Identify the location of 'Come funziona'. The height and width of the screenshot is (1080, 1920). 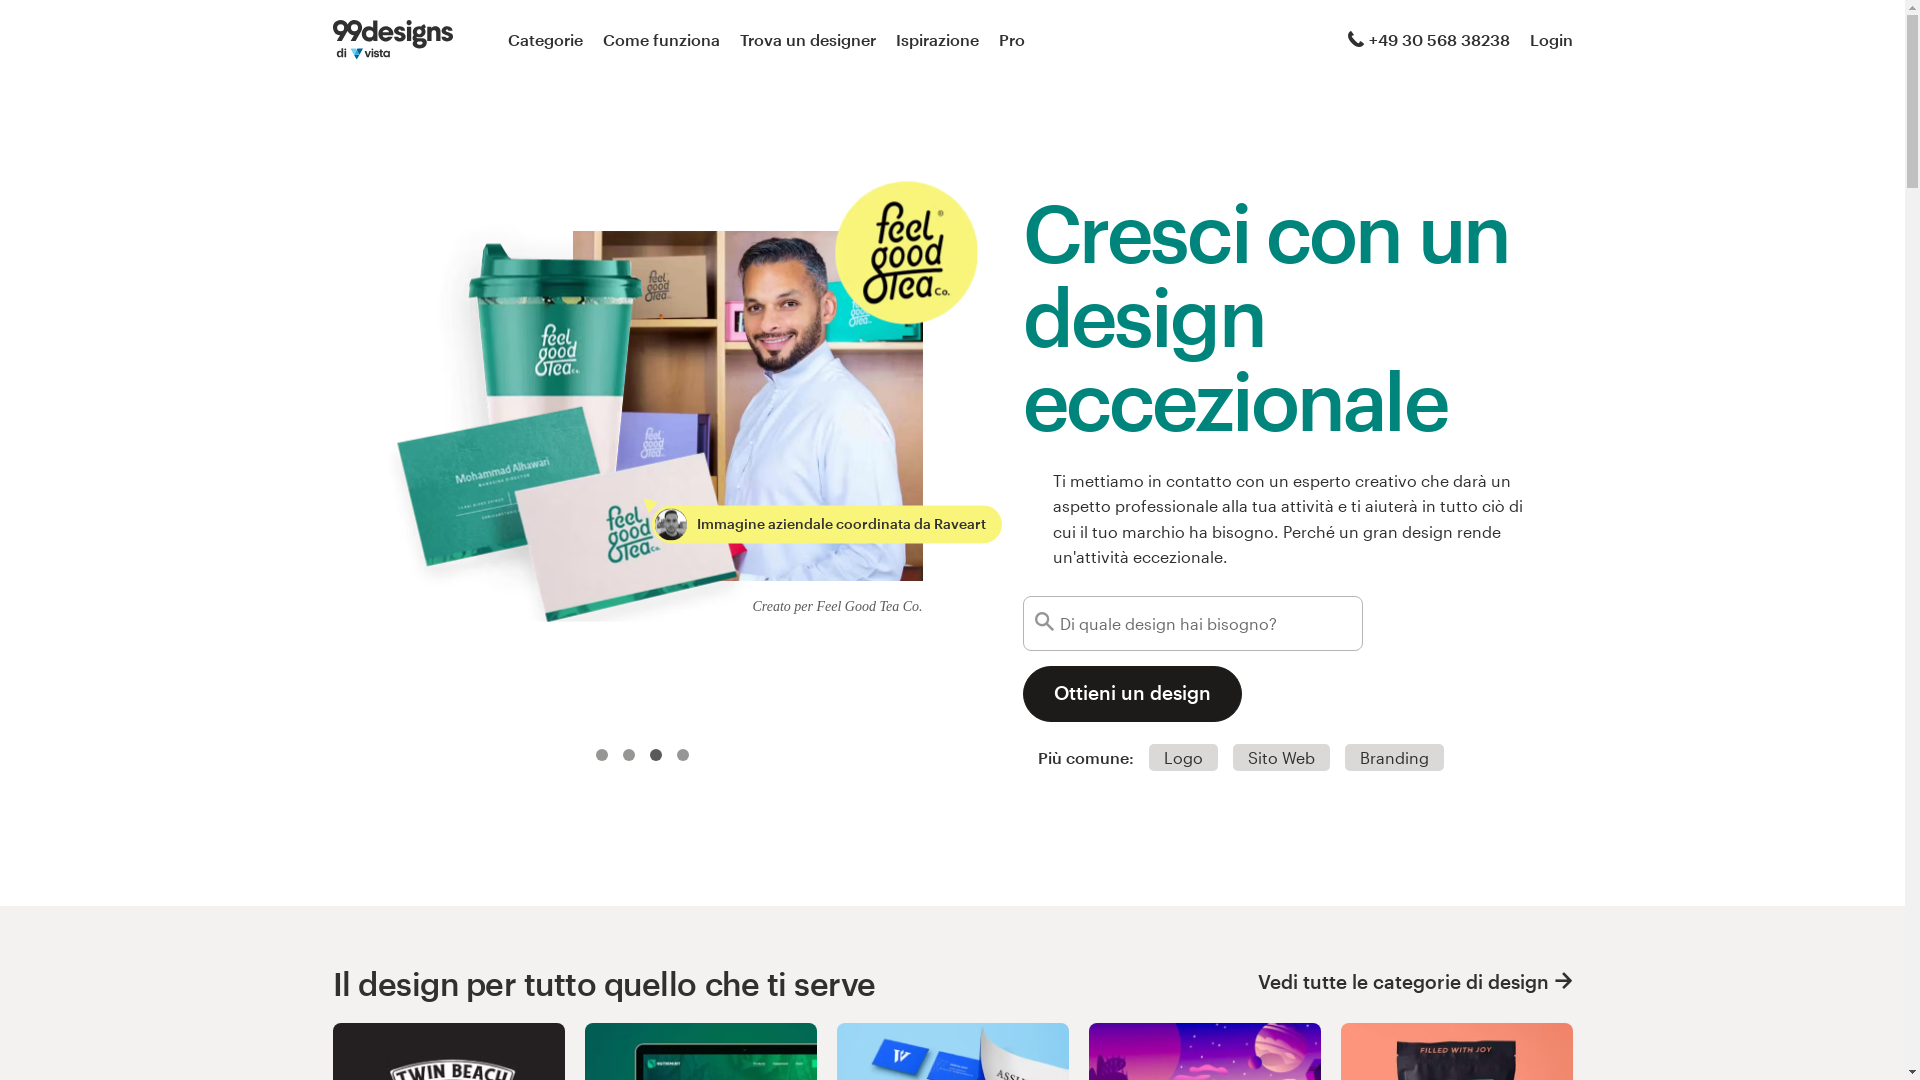
(660, 39).